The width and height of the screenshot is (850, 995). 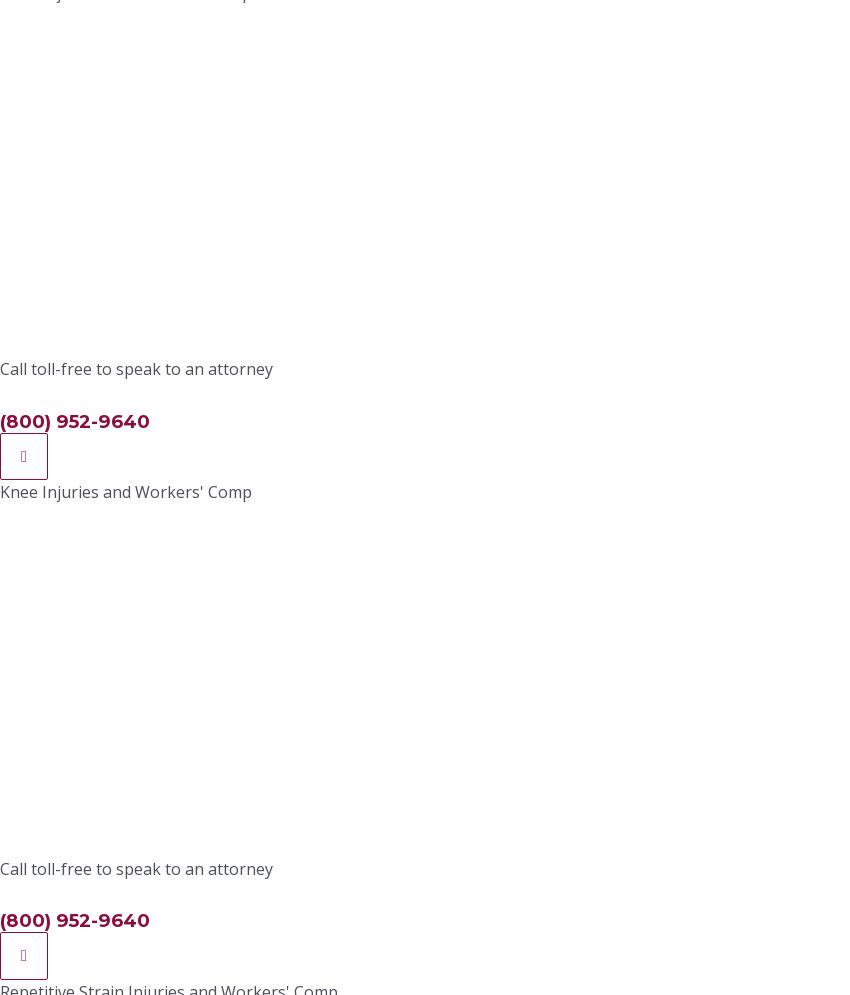 What do you see at coordinates (271, 49) in the screenshot?
I see `'or'` at bounding box center [271, 49].